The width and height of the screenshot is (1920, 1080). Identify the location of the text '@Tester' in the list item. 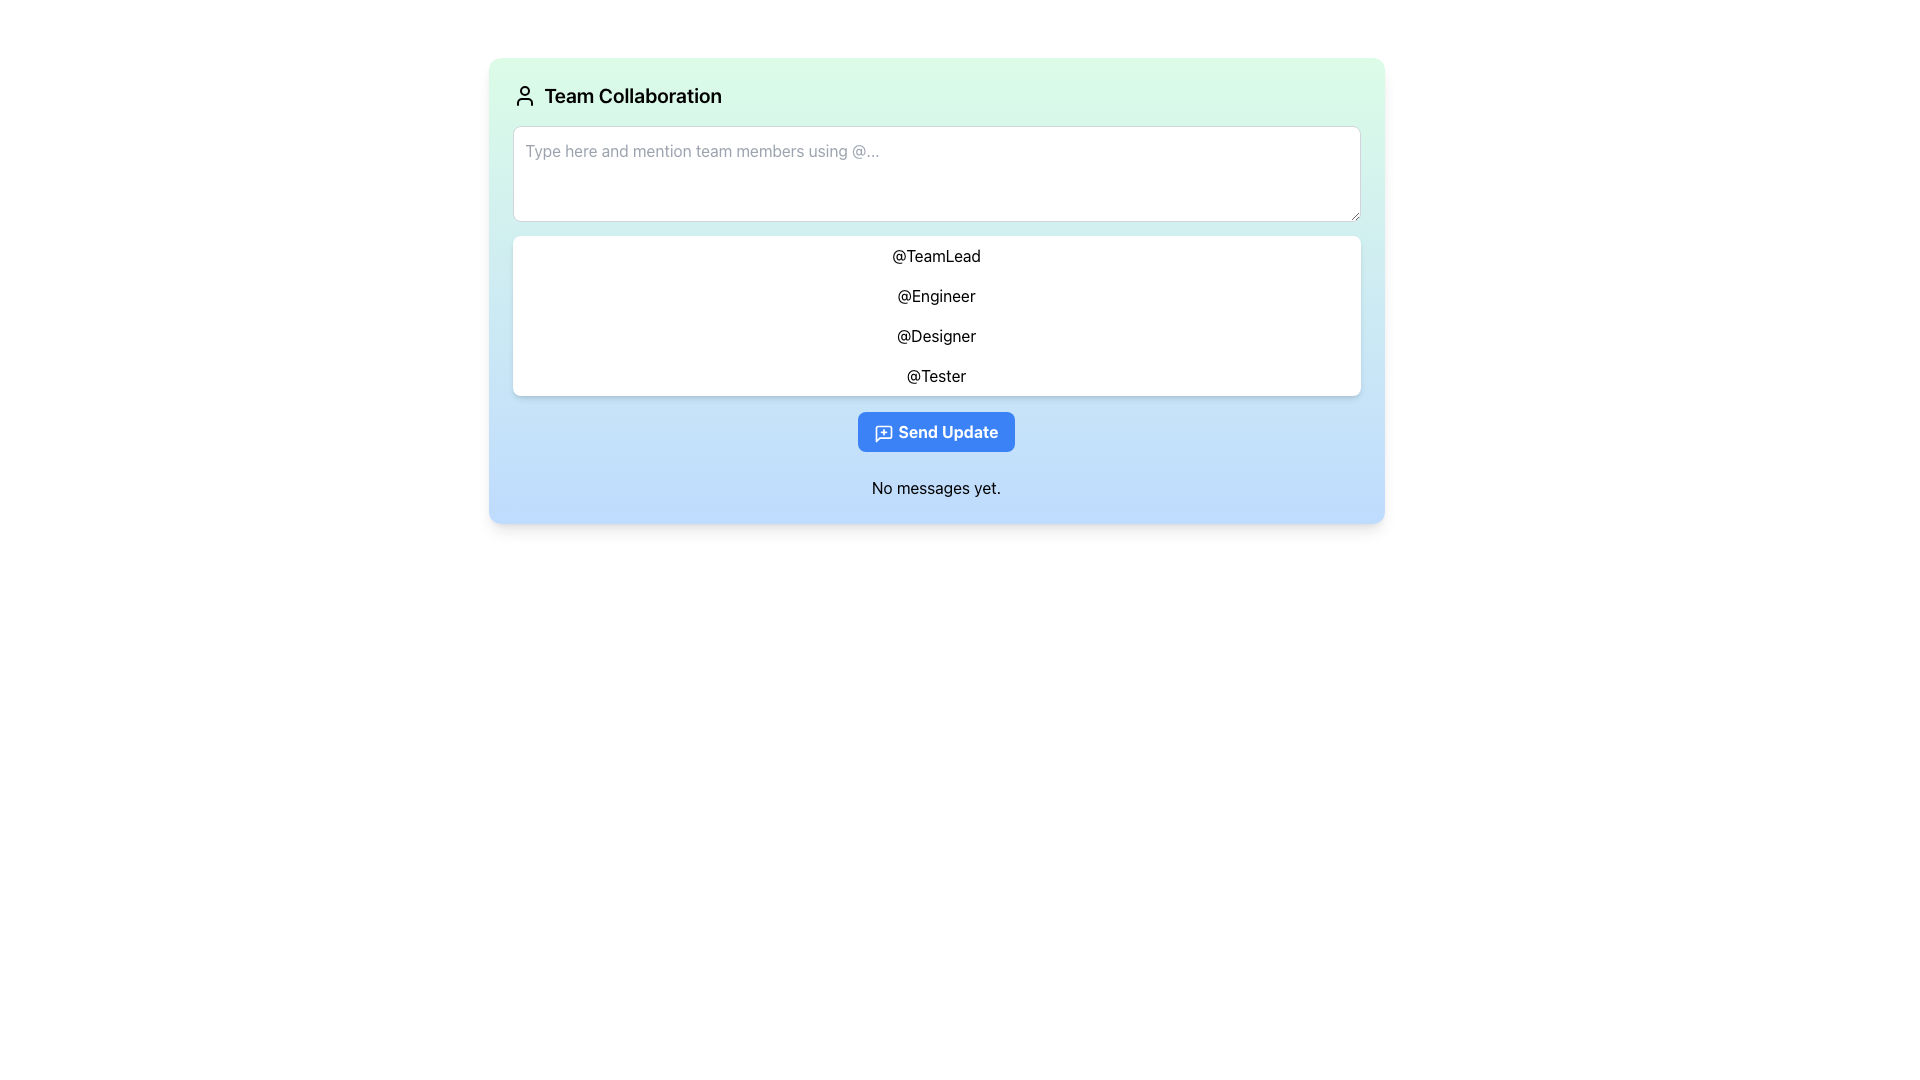
(935, 375).